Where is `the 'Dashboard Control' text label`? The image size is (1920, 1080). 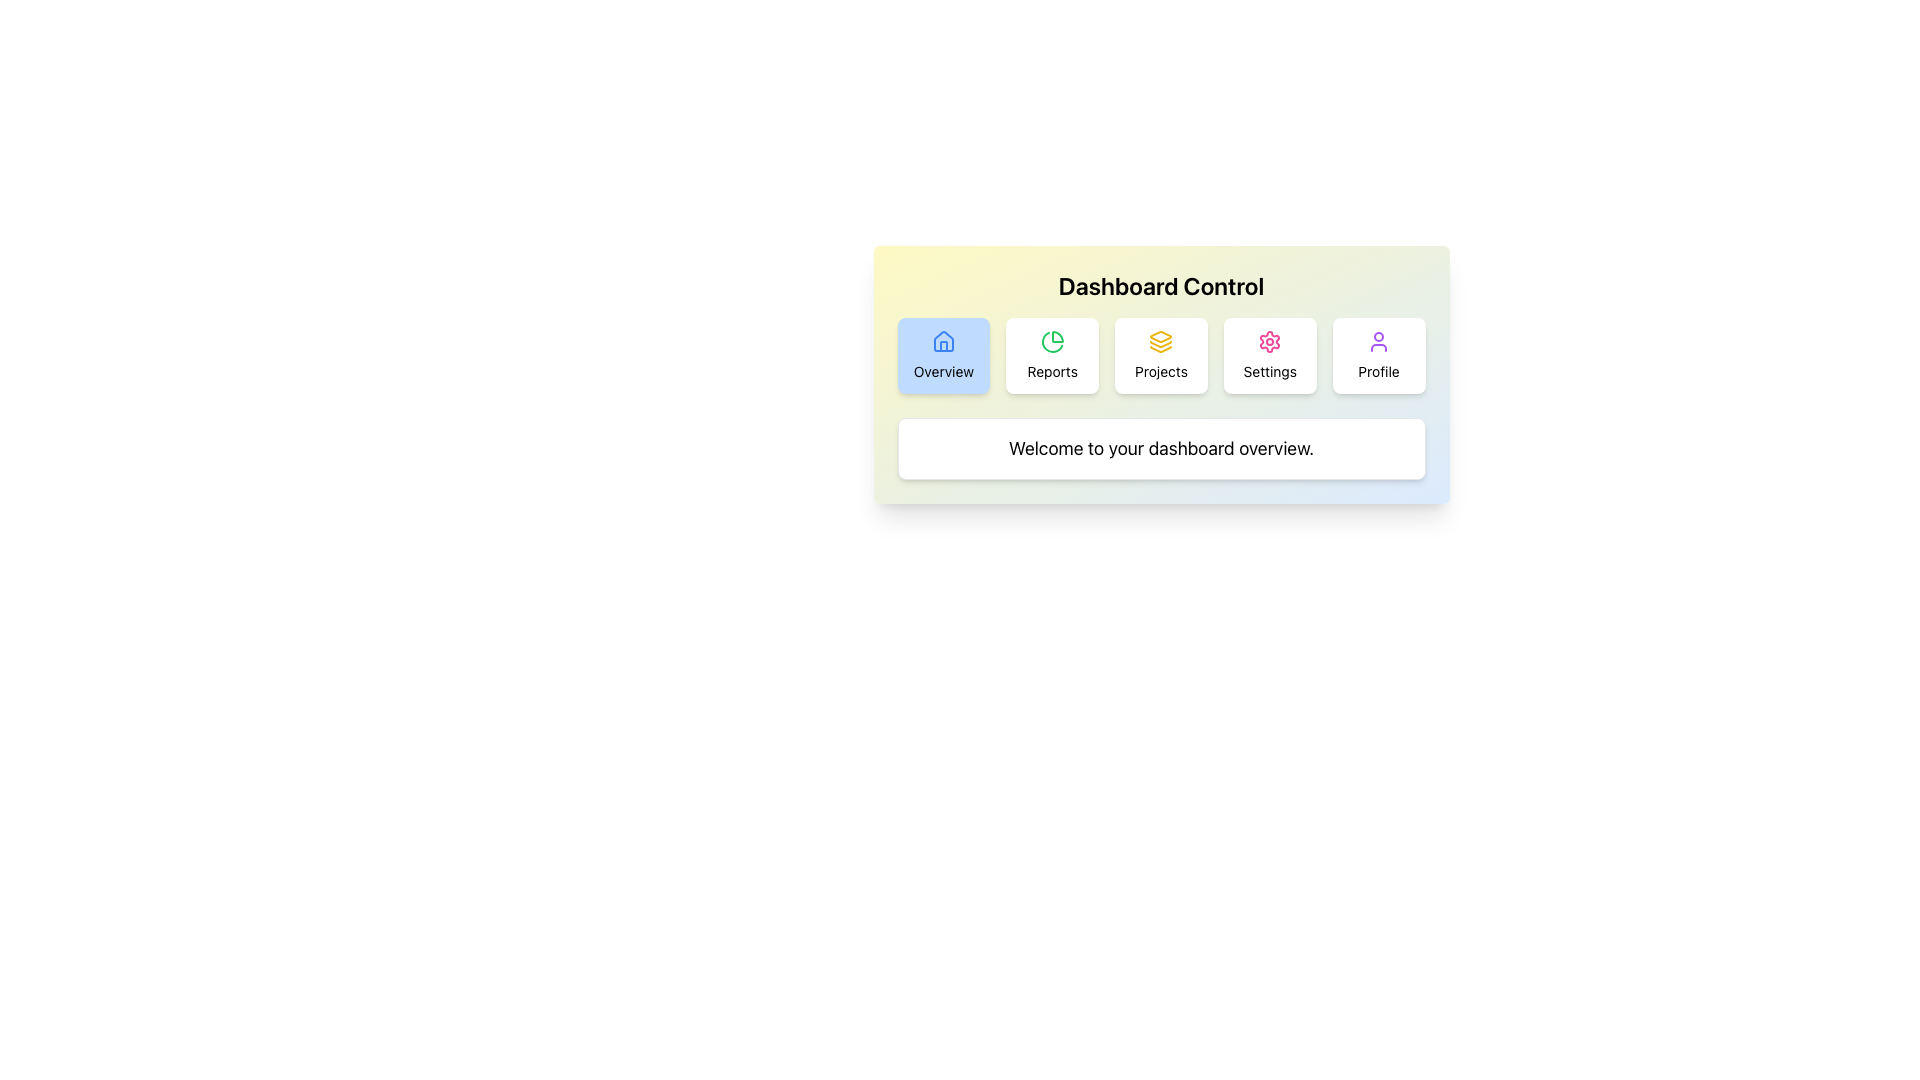 the 'Dashboard Control' text label is located at coordinates (1161, 285).